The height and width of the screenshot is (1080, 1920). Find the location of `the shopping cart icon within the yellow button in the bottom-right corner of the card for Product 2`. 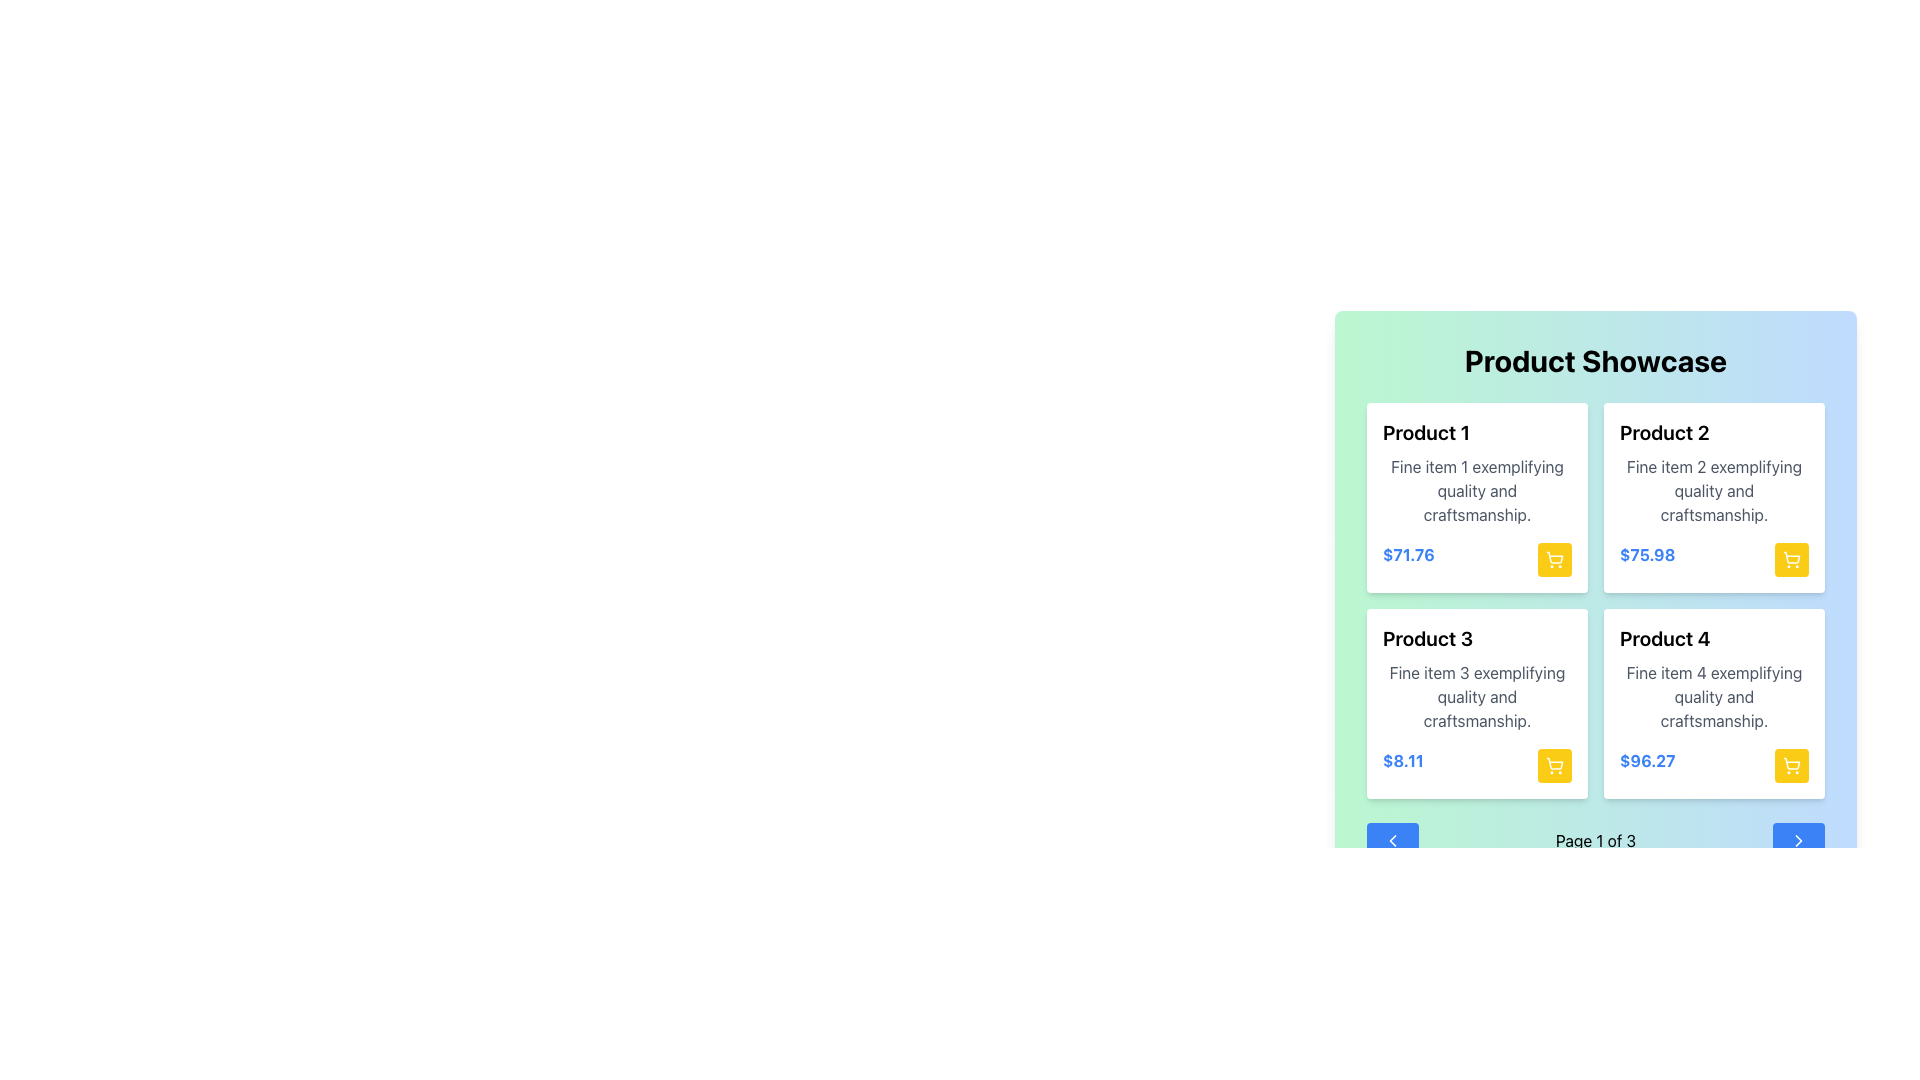

the shopping cart icon within the yellow button in the bottom-right corner of the card for Product 2 is located at coordinates (1791, 559).